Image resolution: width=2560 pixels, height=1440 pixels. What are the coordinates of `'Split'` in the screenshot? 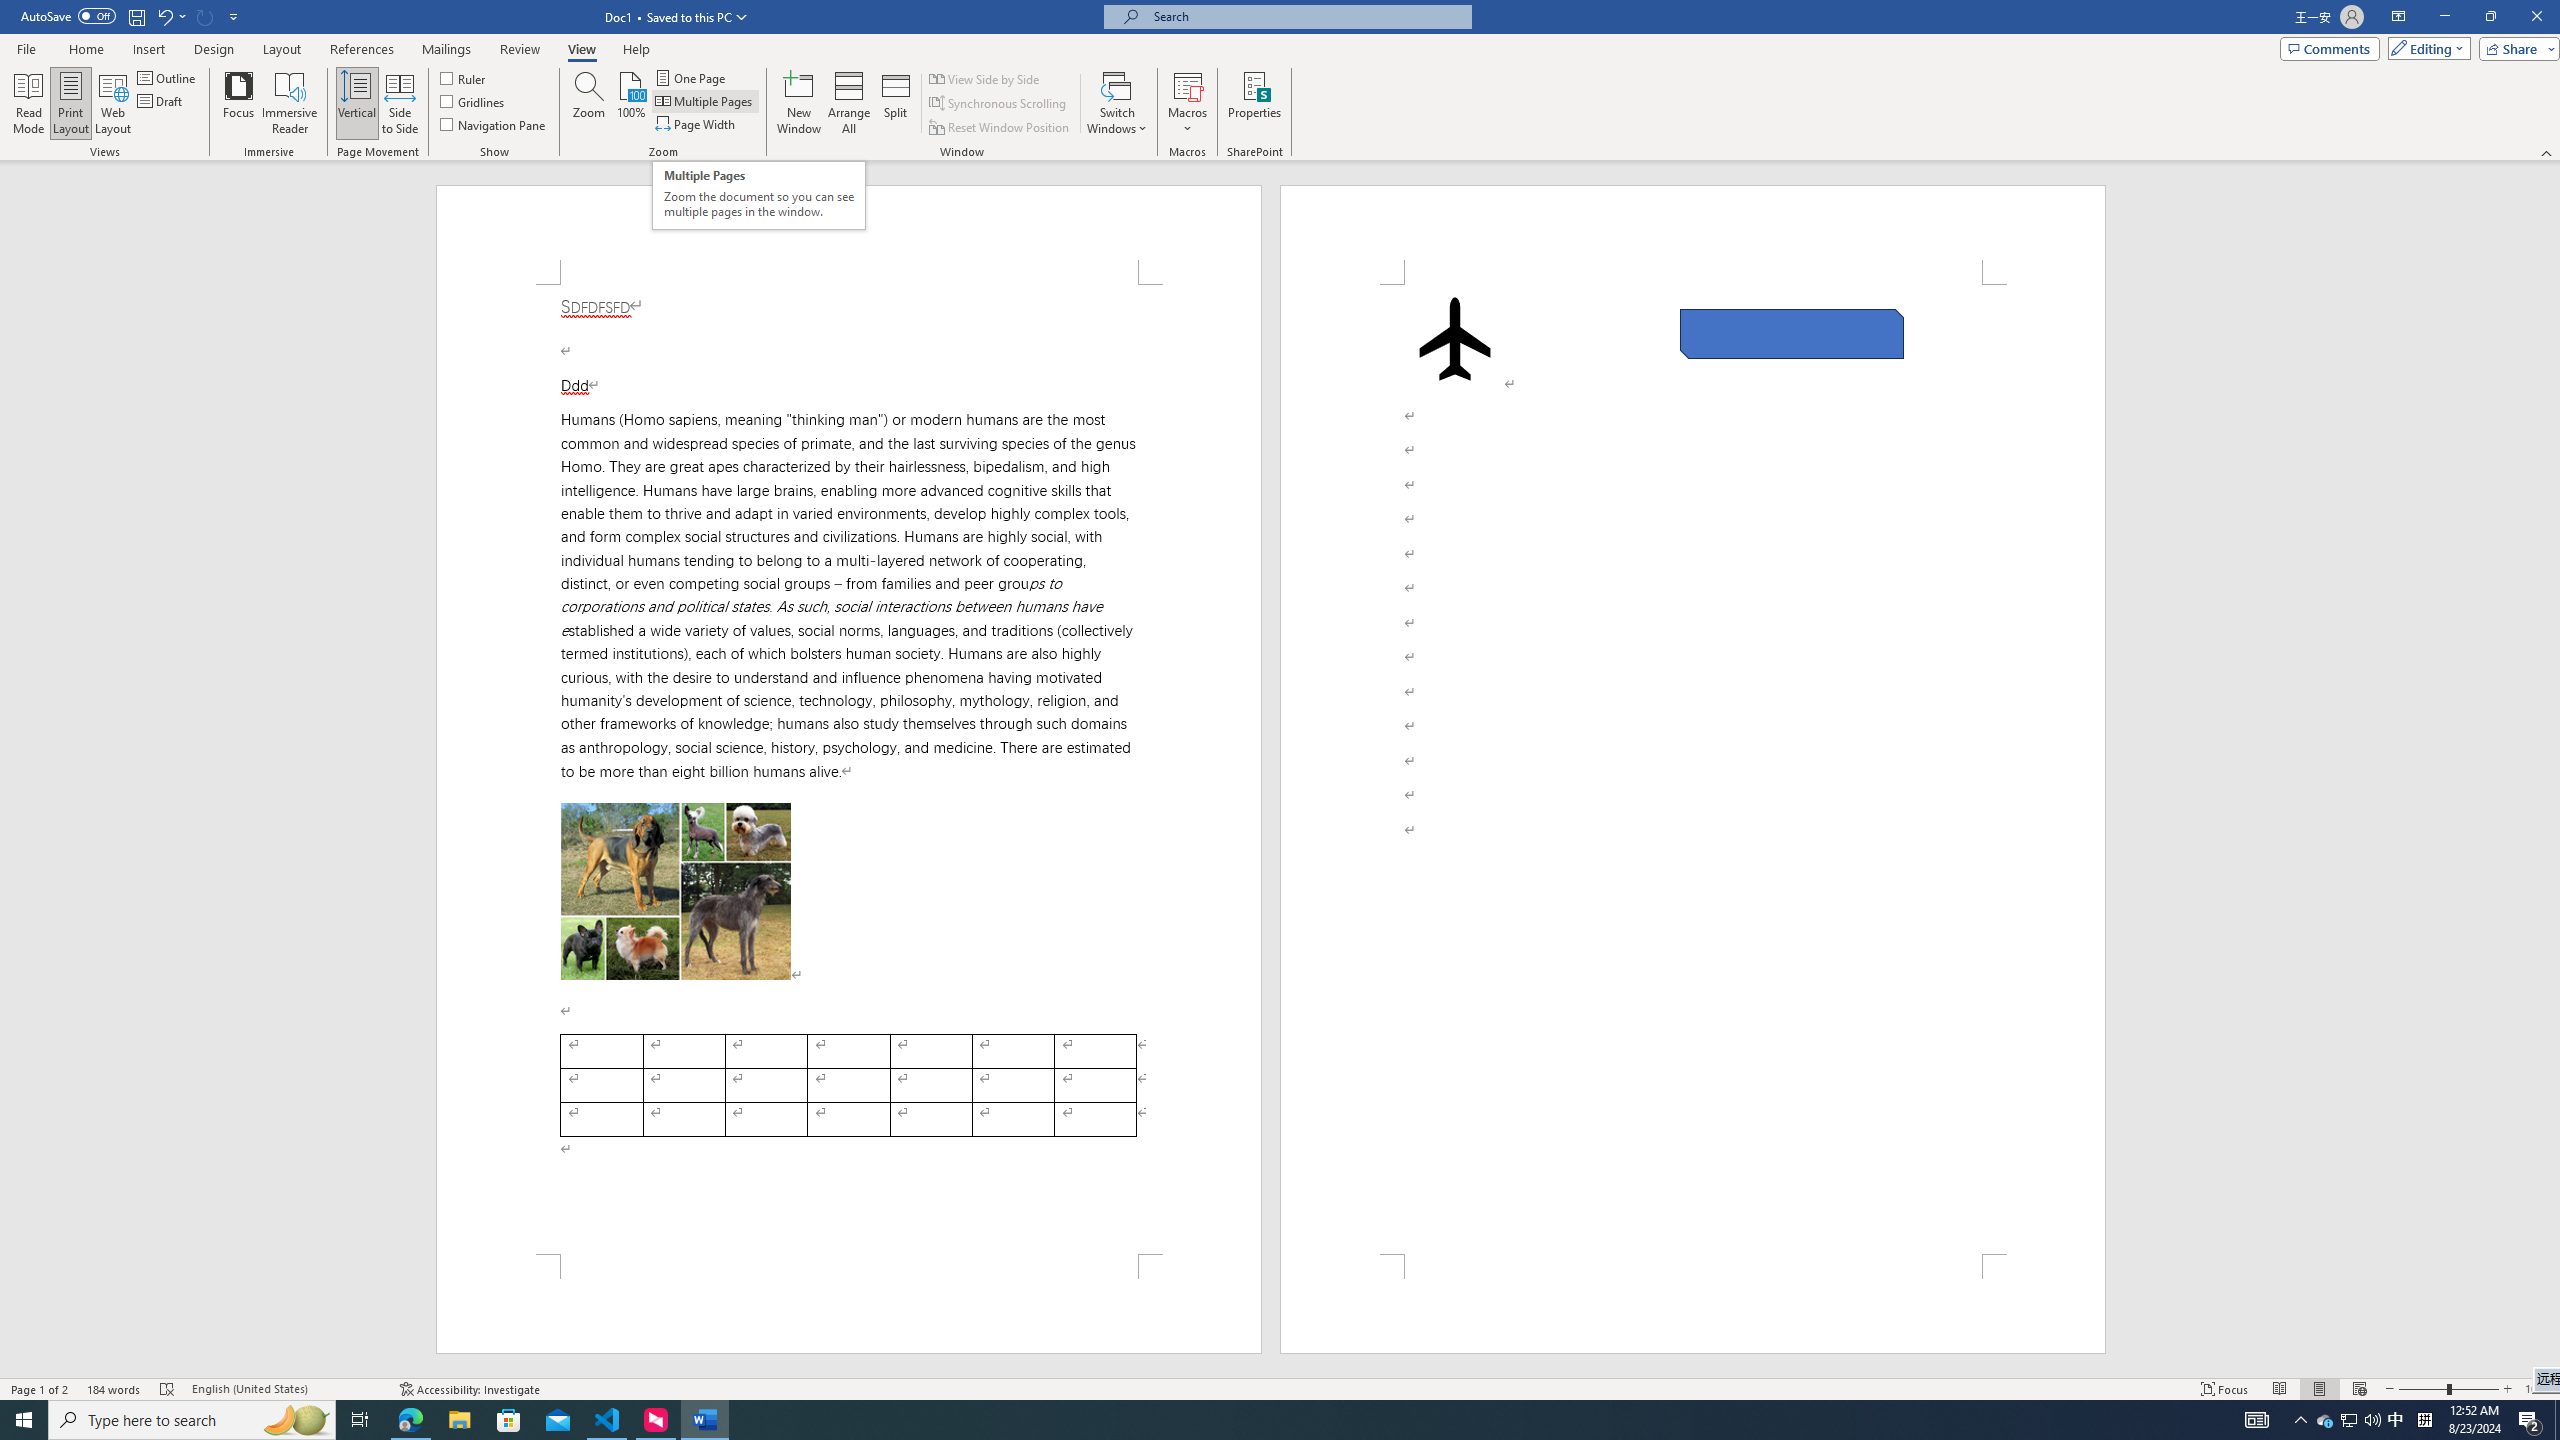 It's located at (896, 103).